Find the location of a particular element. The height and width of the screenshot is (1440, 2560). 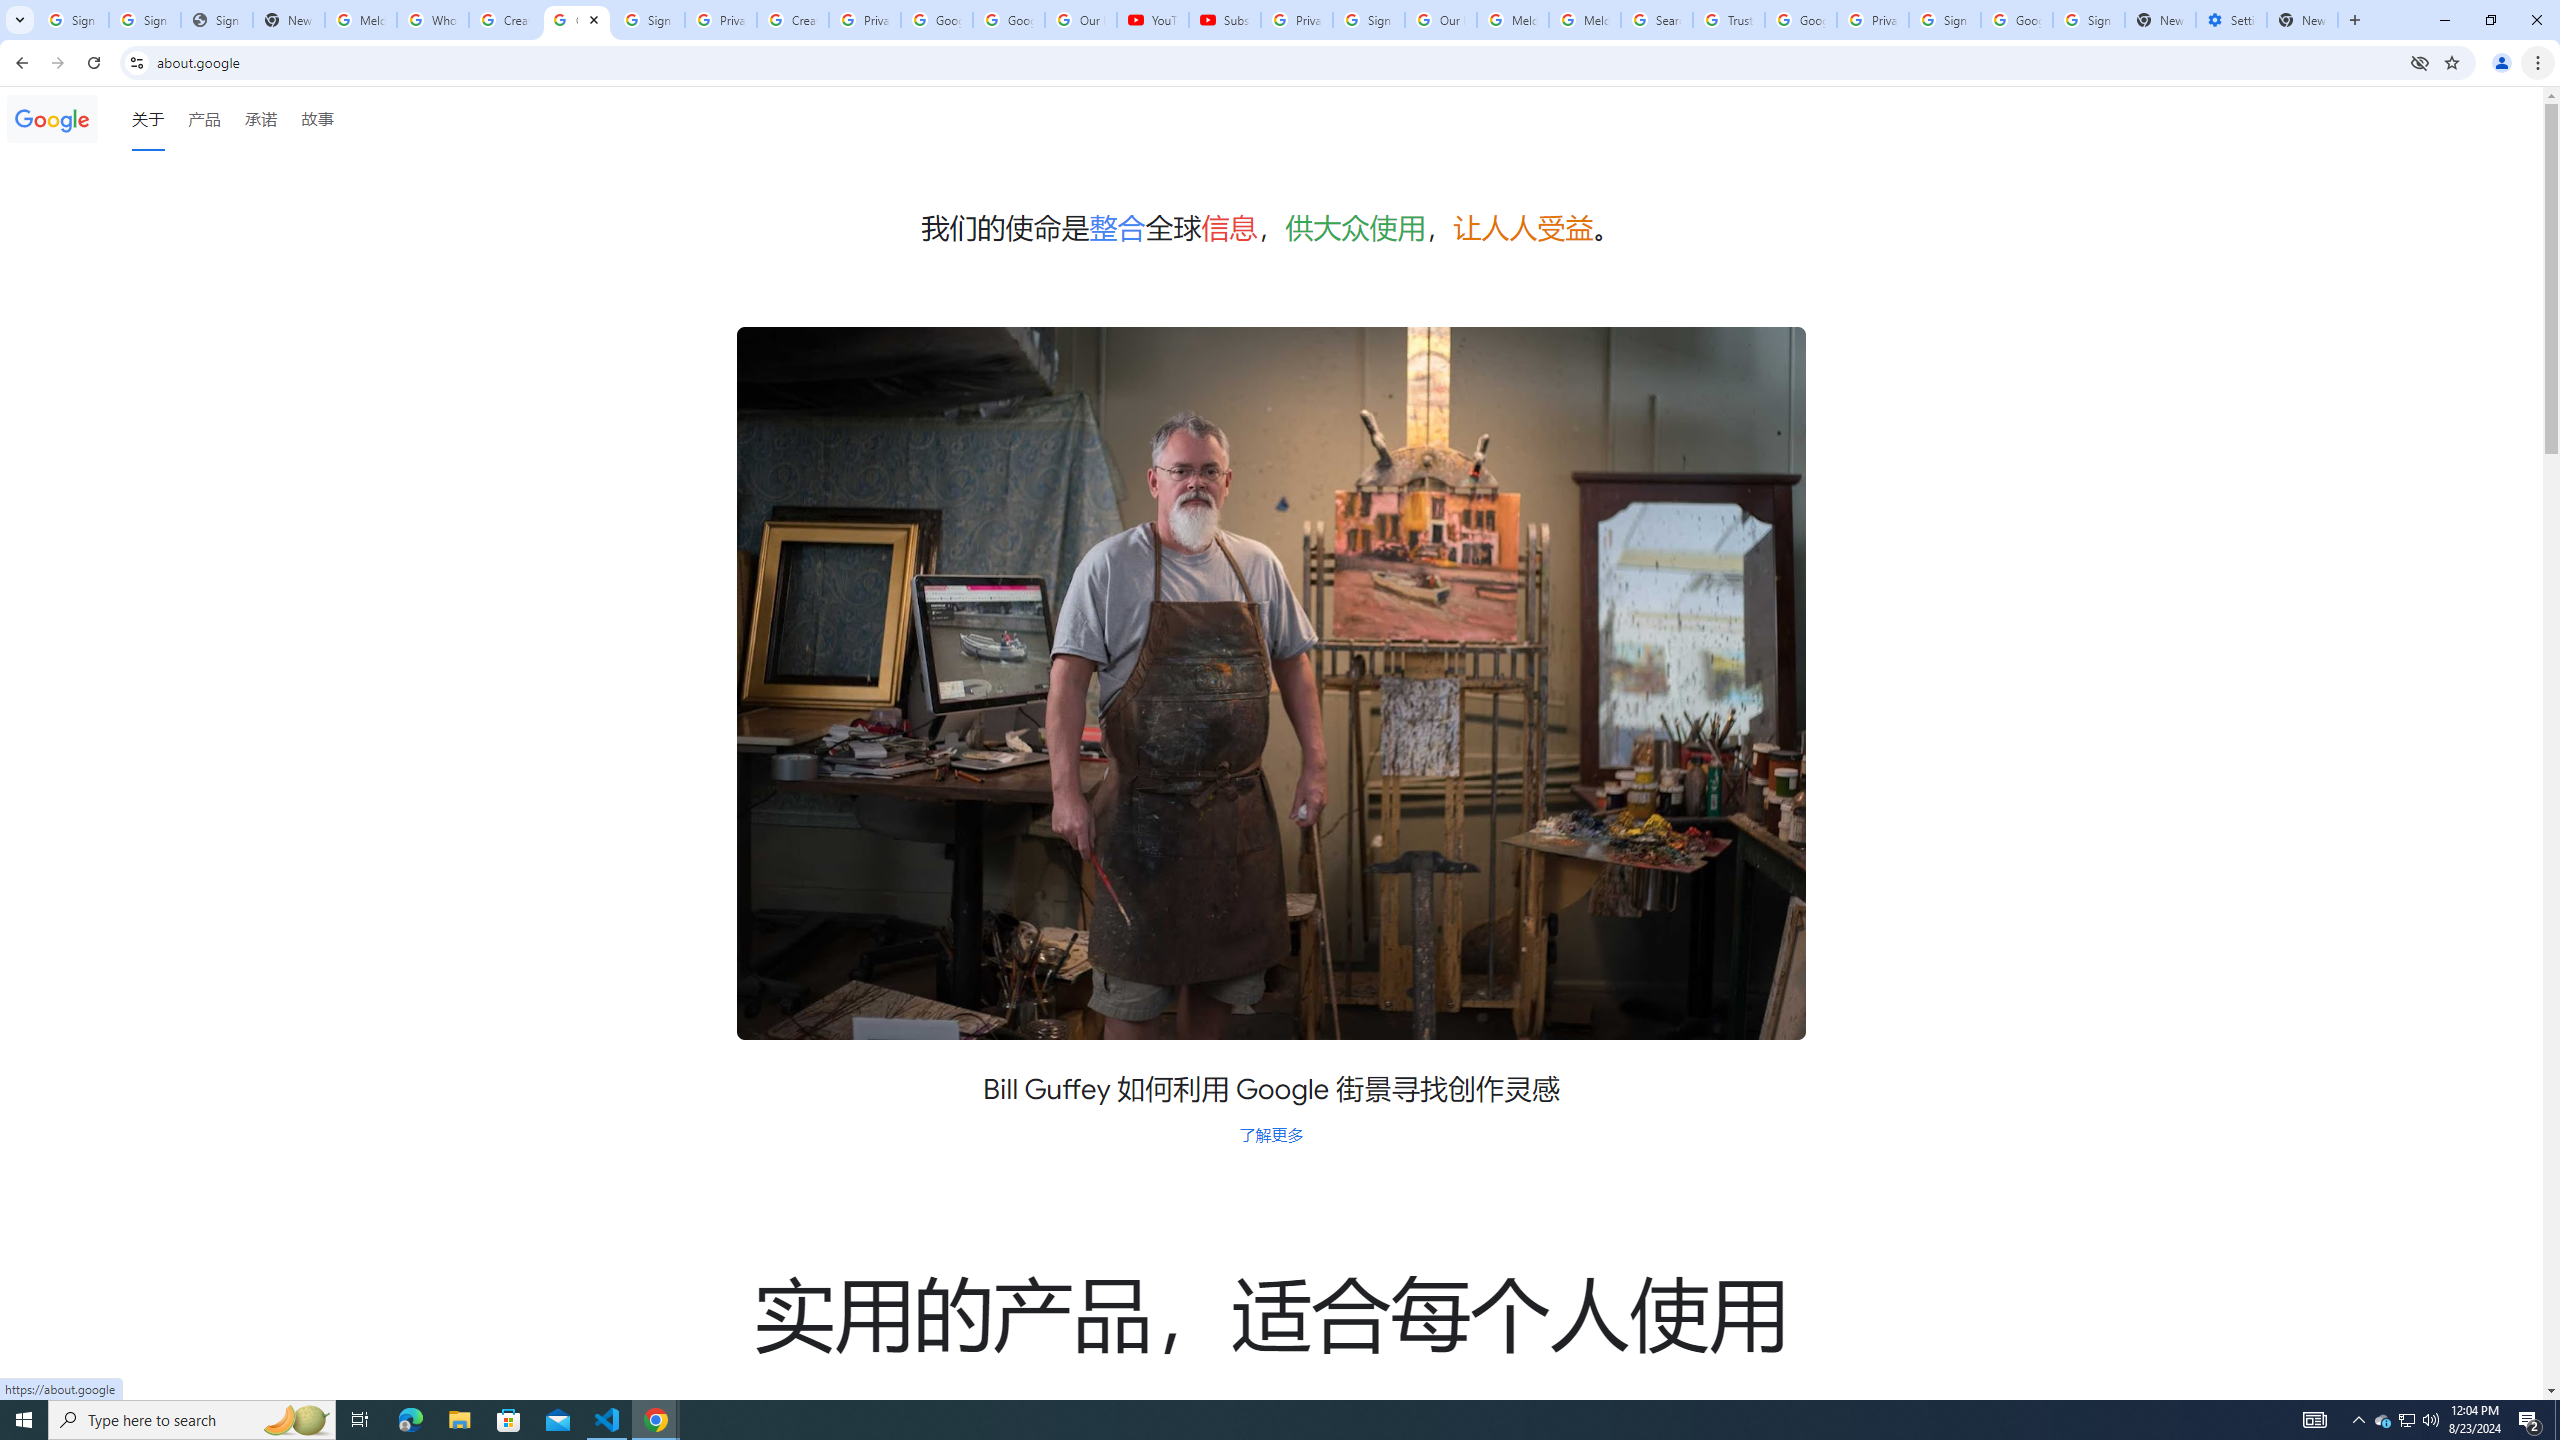

'New Tab' is located at coordinates (2302, 19).